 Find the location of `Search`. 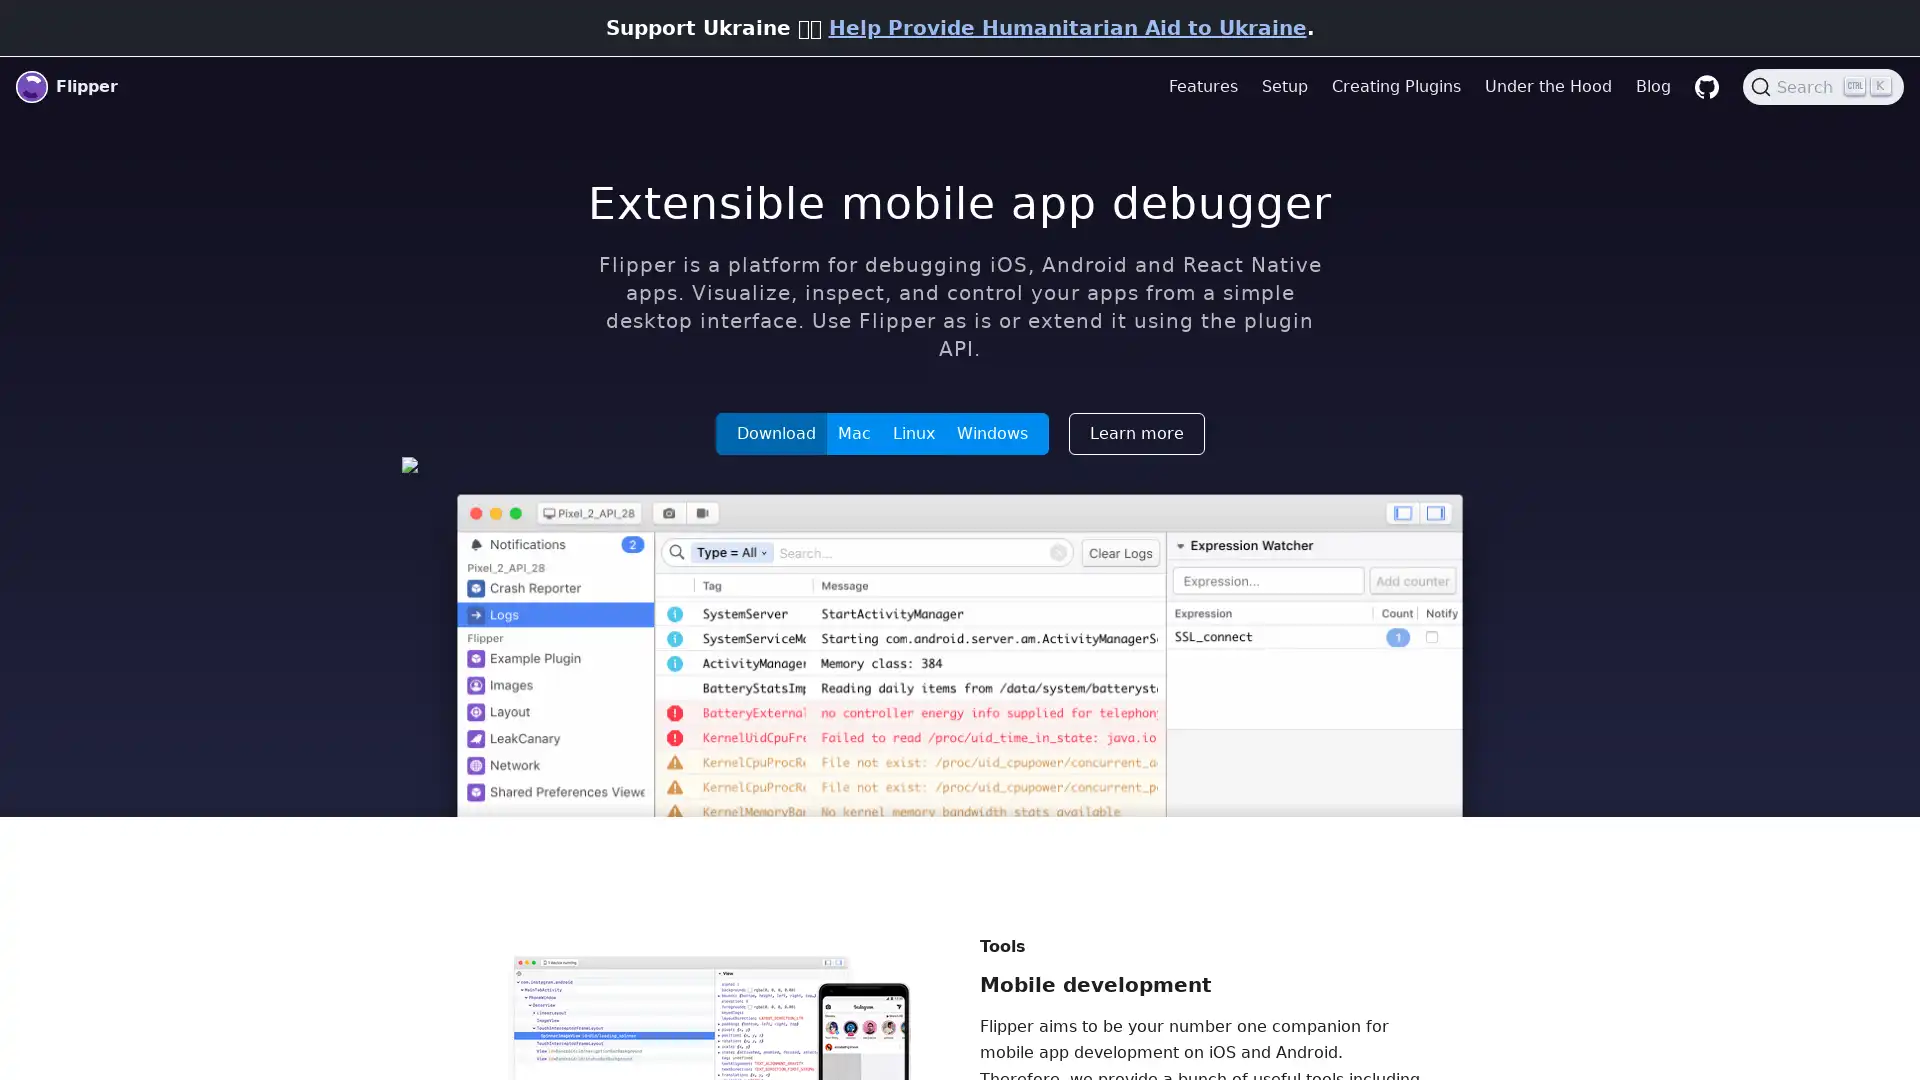

Search is located at coordinates (1823, 86).